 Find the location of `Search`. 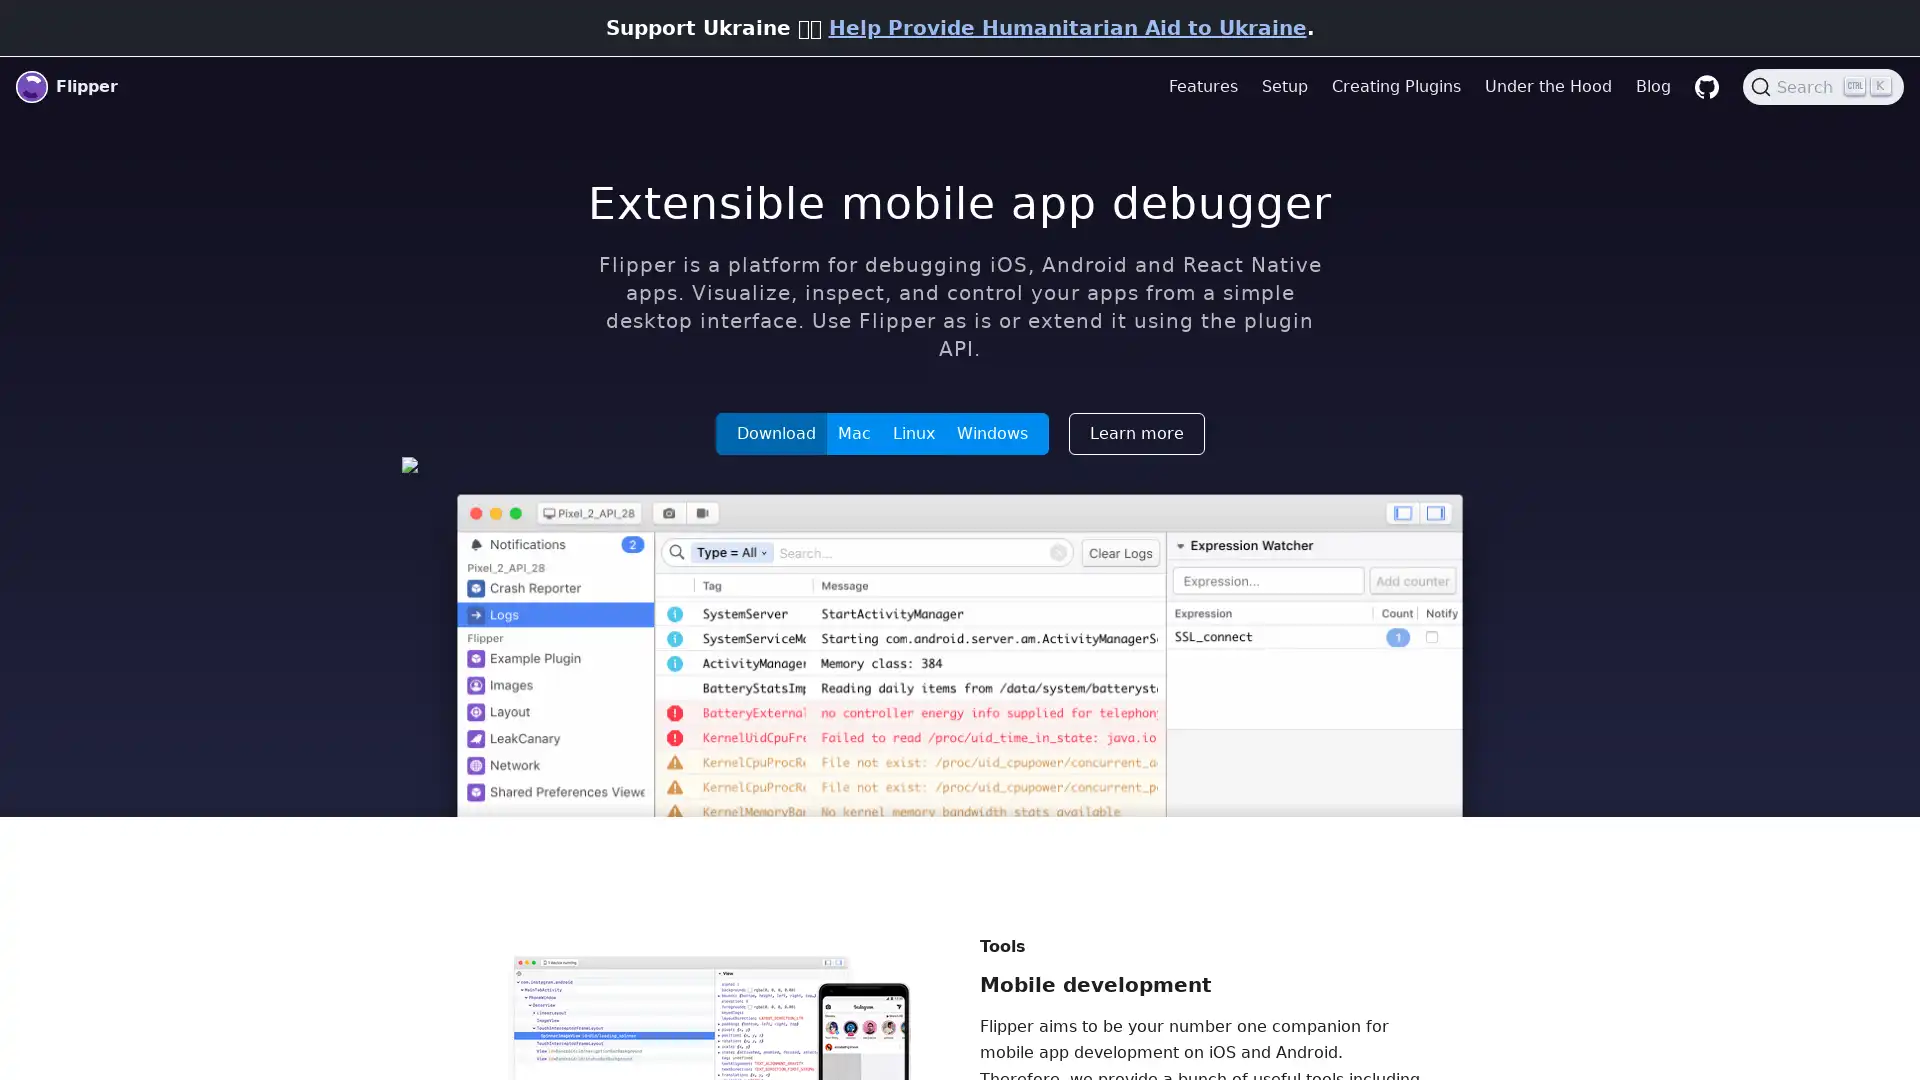

Search is located at coordinates (1823, 86).